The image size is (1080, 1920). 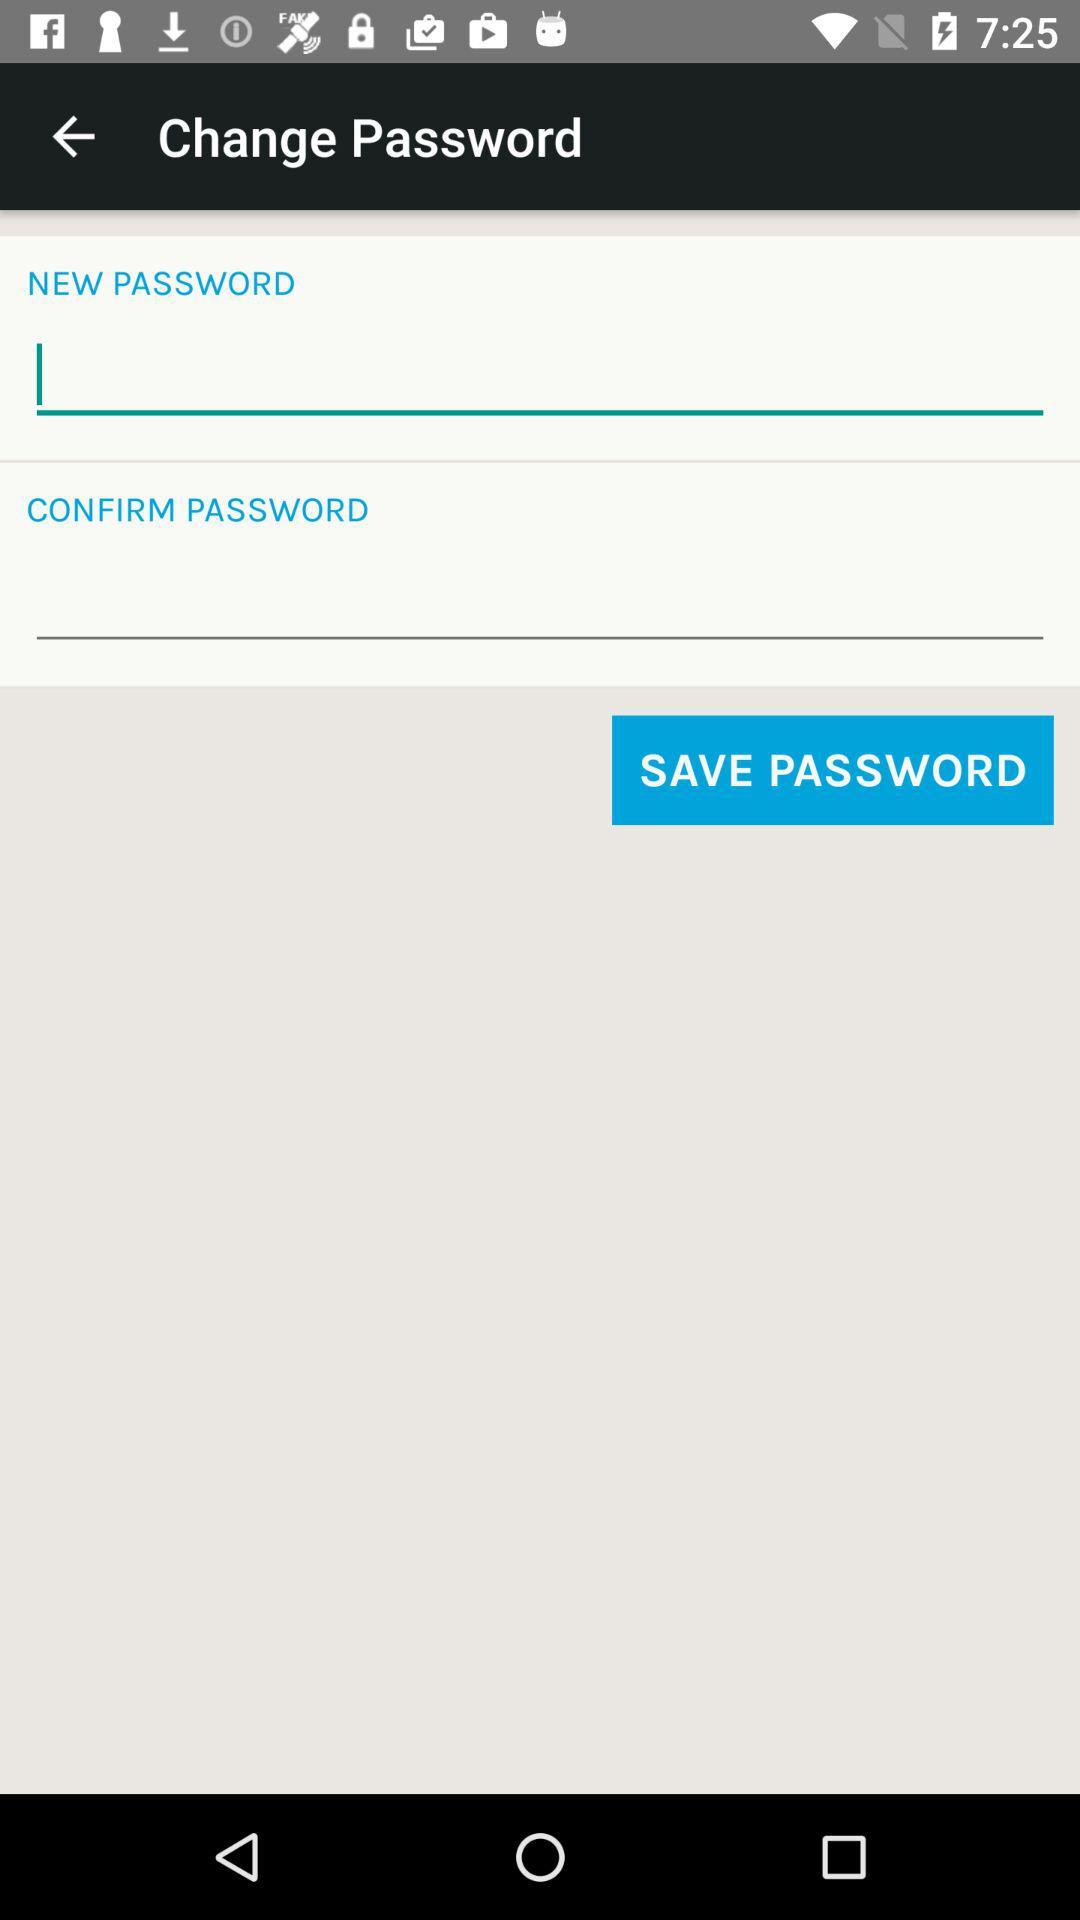 I want to click on the item above new password icon, so click(x=72, y=135).